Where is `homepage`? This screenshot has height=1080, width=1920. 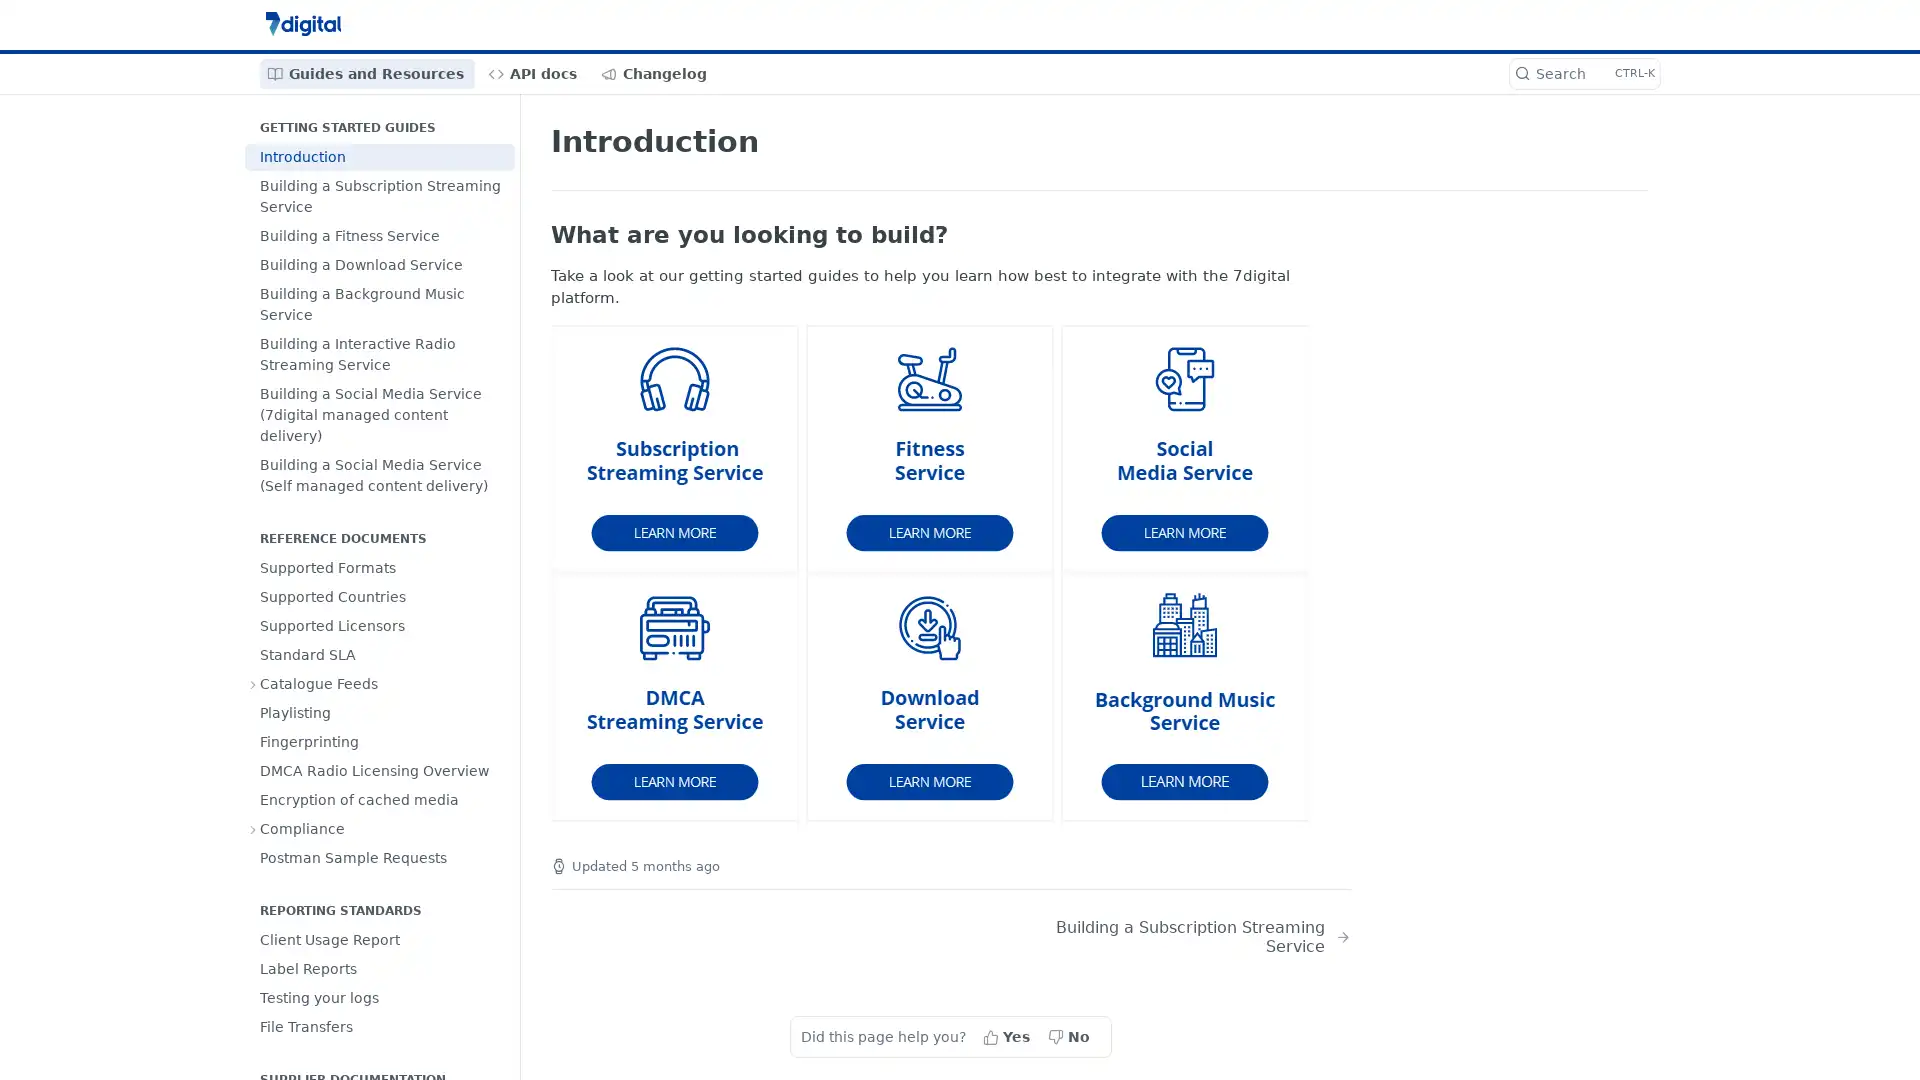
homepage is located at coordinates (930, 446).